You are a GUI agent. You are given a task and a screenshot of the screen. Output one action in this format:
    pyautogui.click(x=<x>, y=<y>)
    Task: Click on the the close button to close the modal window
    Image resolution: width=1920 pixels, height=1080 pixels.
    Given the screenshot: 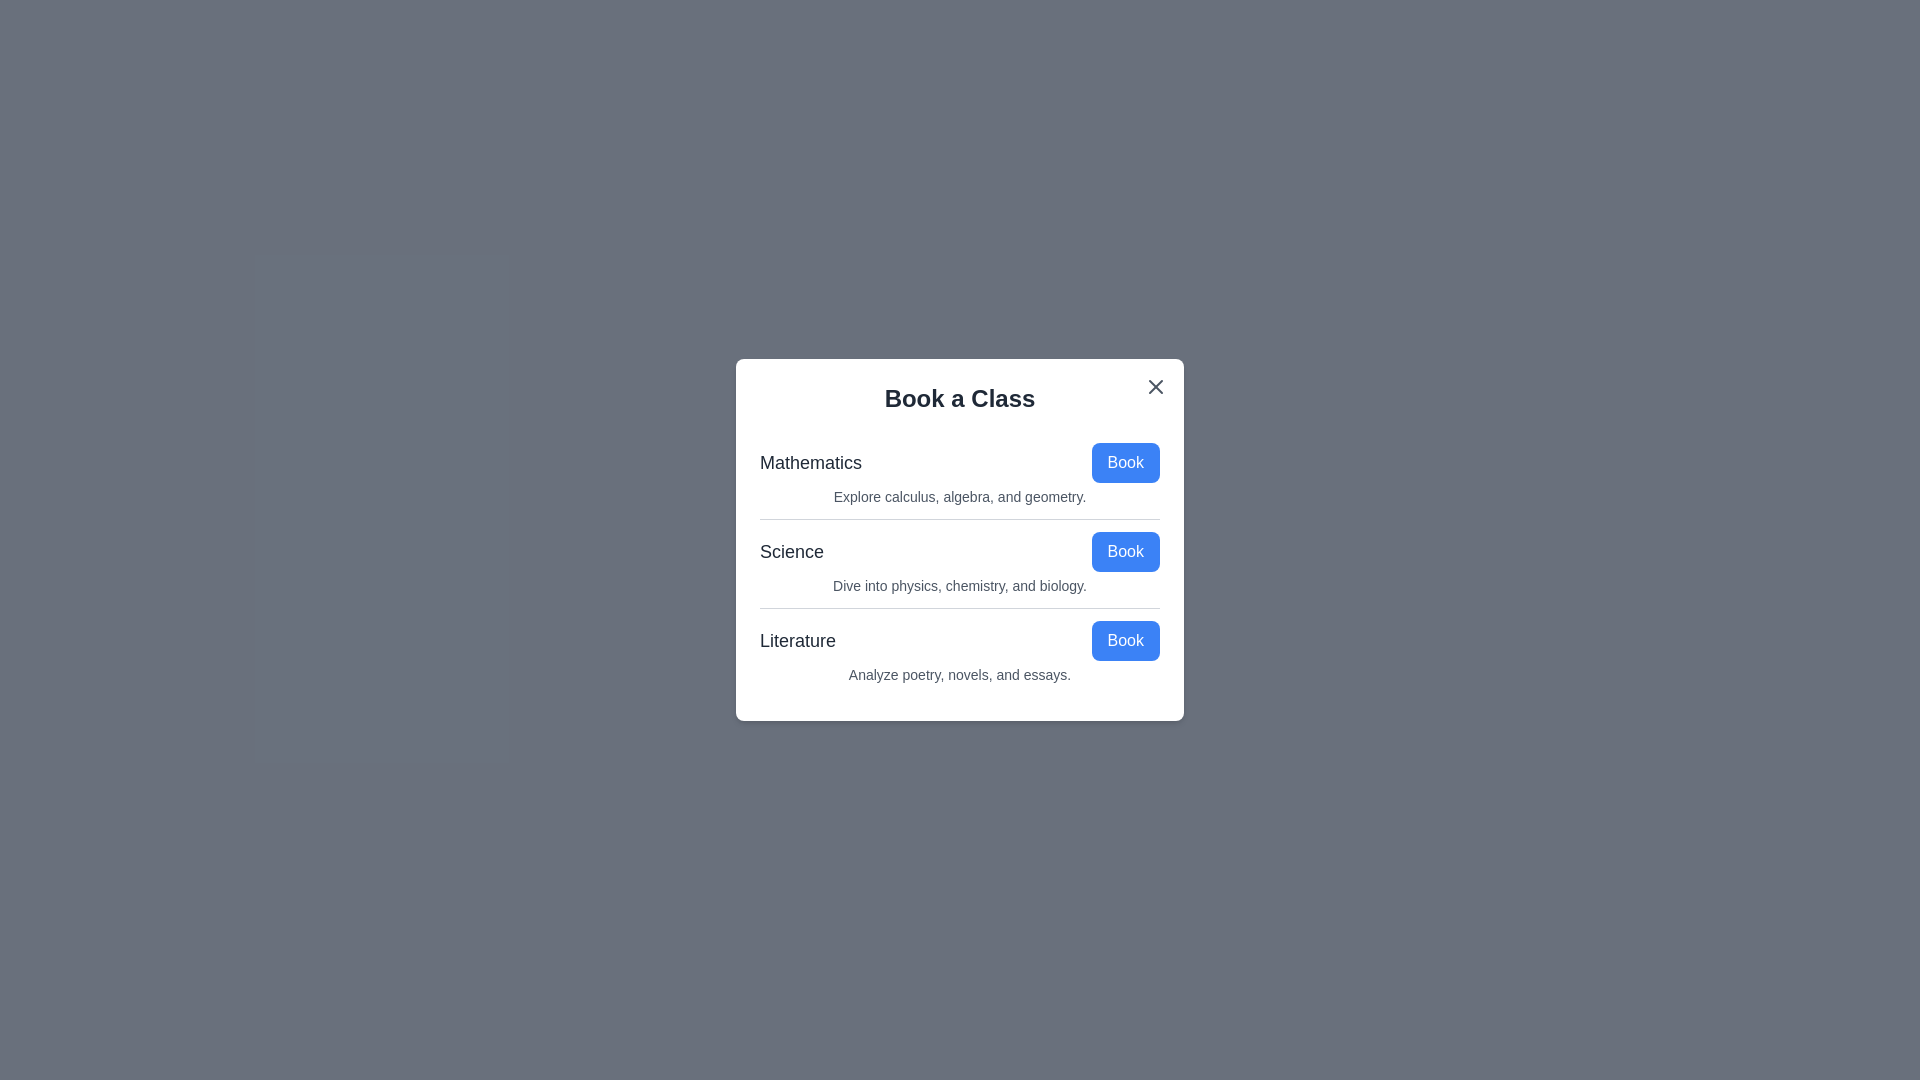 What is the action you would take?
    pyautogui.click(x=1156, y=386)
    